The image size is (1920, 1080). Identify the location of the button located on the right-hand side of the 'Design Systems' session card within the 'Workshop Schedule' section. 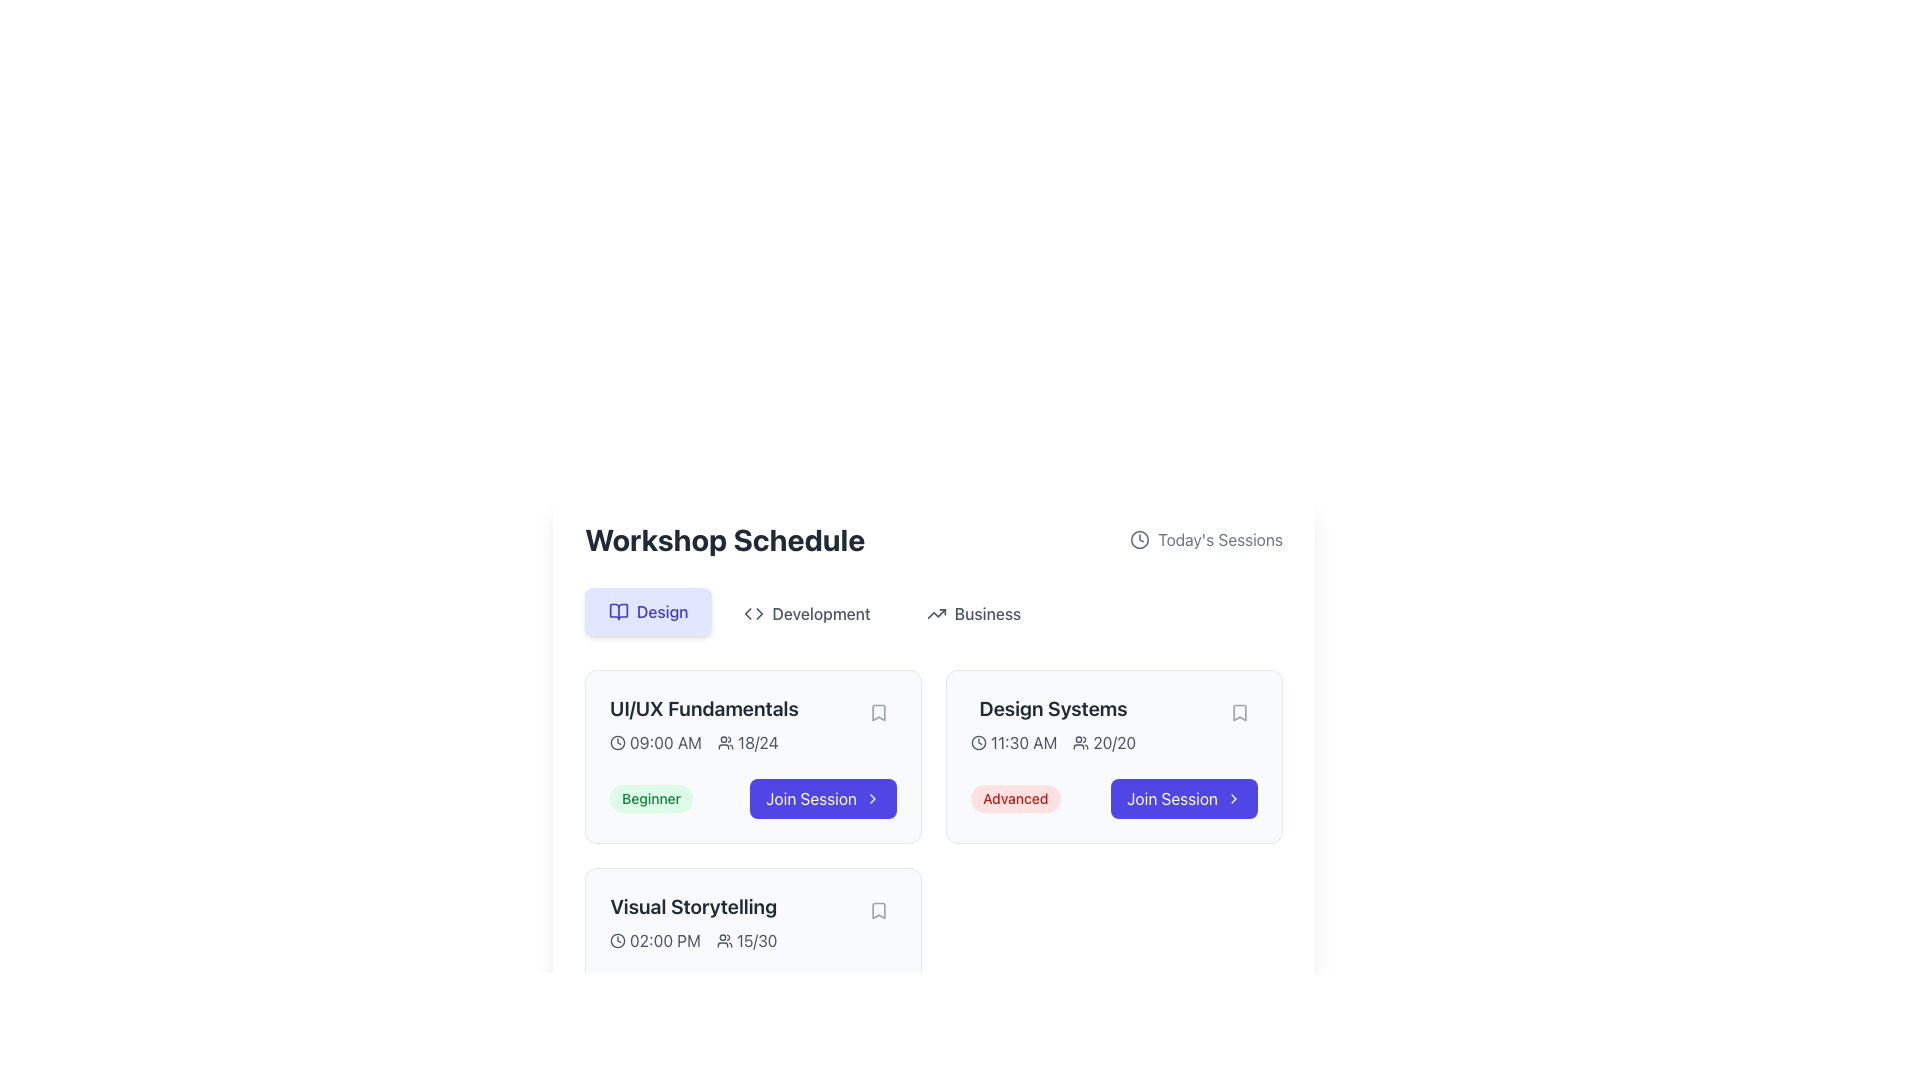
(1184, 797).